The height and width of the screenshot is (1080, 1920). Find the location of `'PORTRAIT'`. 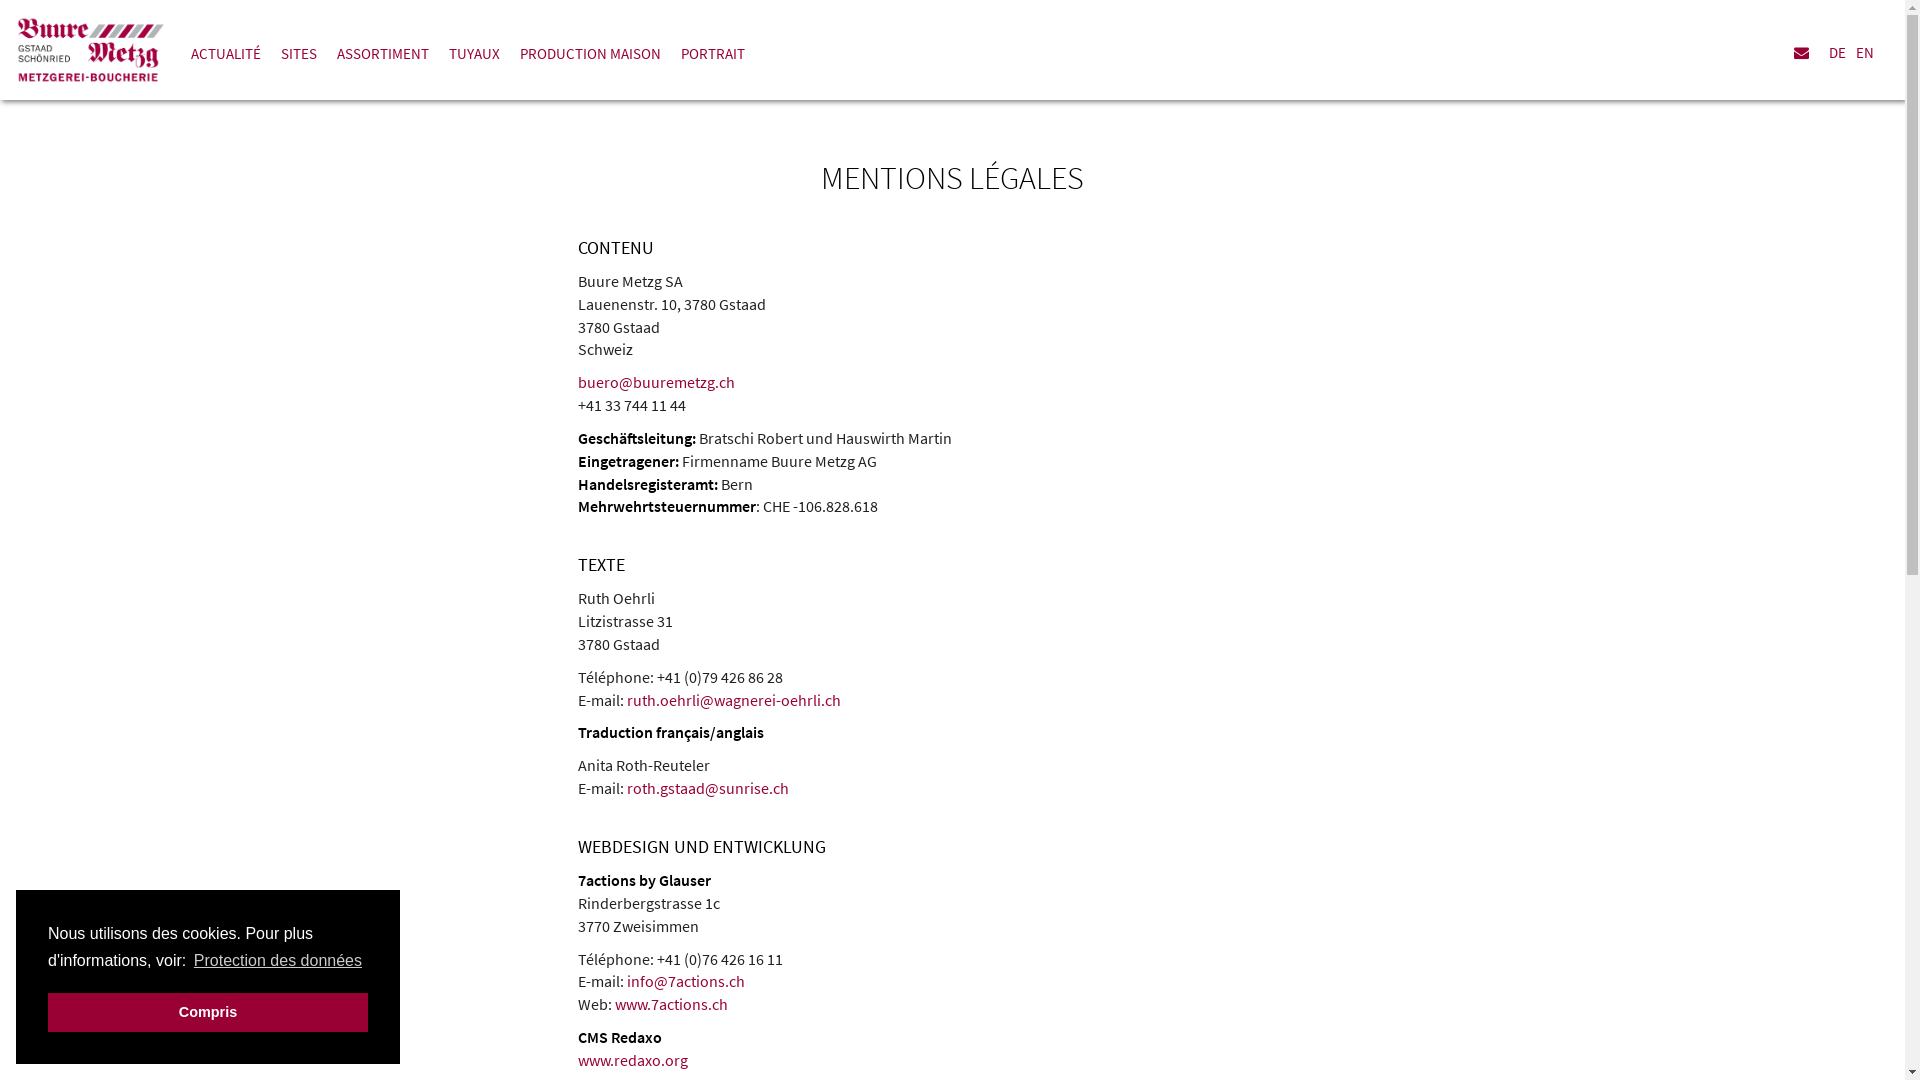

'PORTRAIT' is located at coordinates (713, 53).